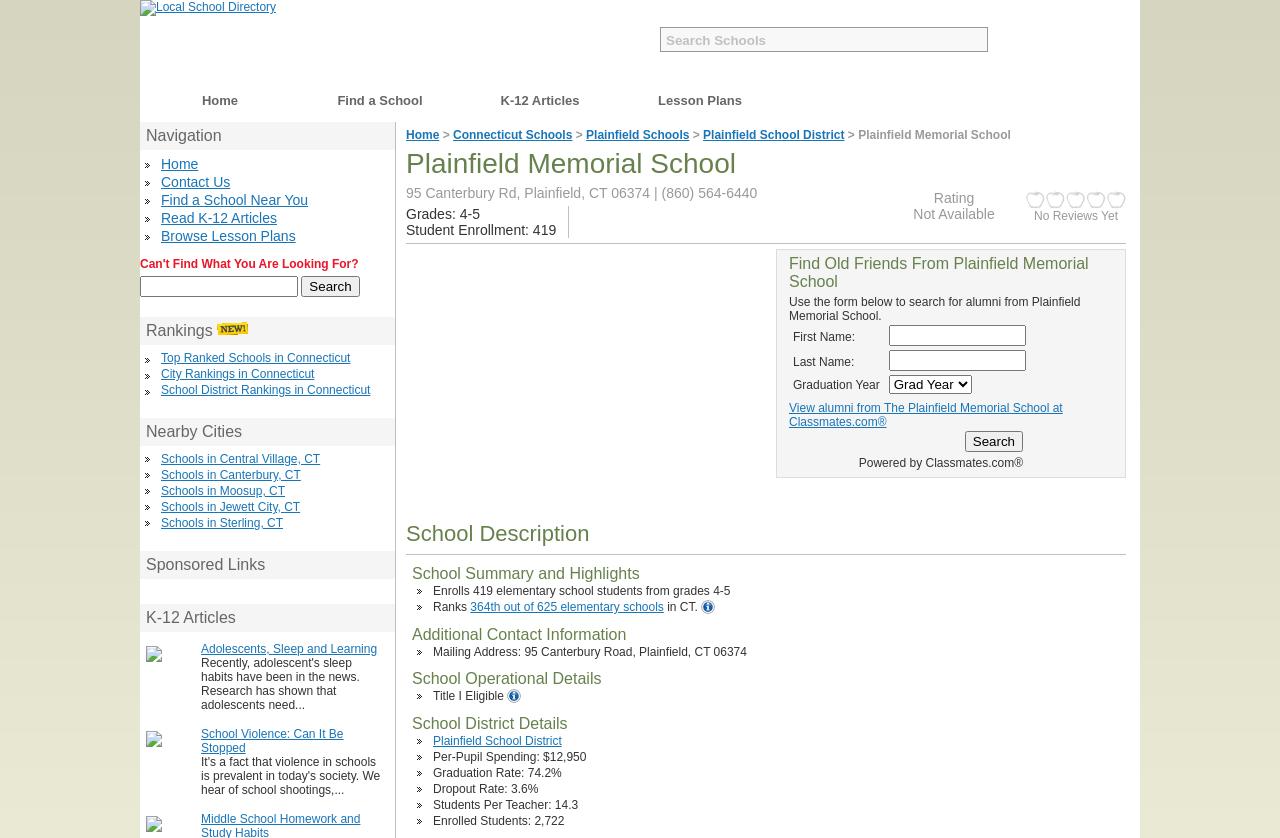  Describe the element at coordinates (379, 100) in the screenshot. I see `'Find a School'` at that location.